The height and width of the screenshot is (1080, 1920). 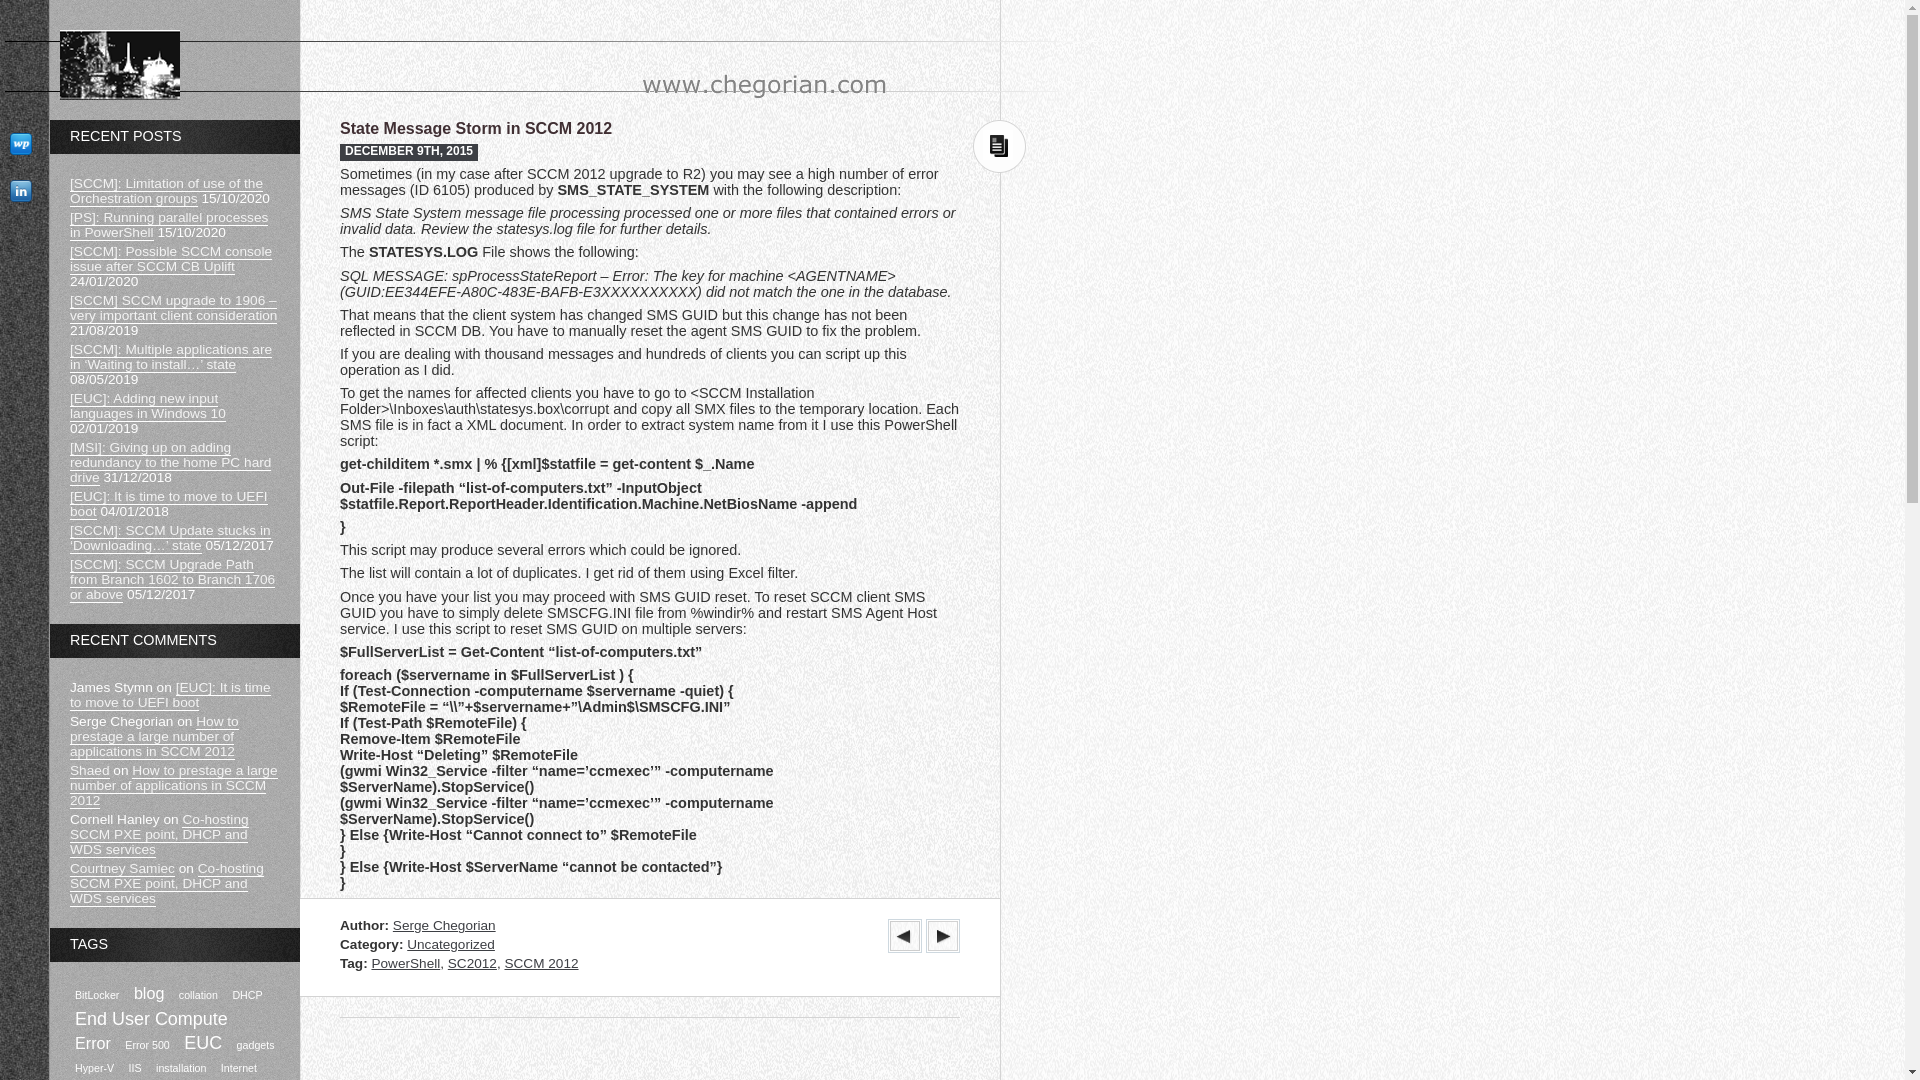 I want to click on '[EUC]: It is time to move to UEFI boot', so click(x=170, y=694).